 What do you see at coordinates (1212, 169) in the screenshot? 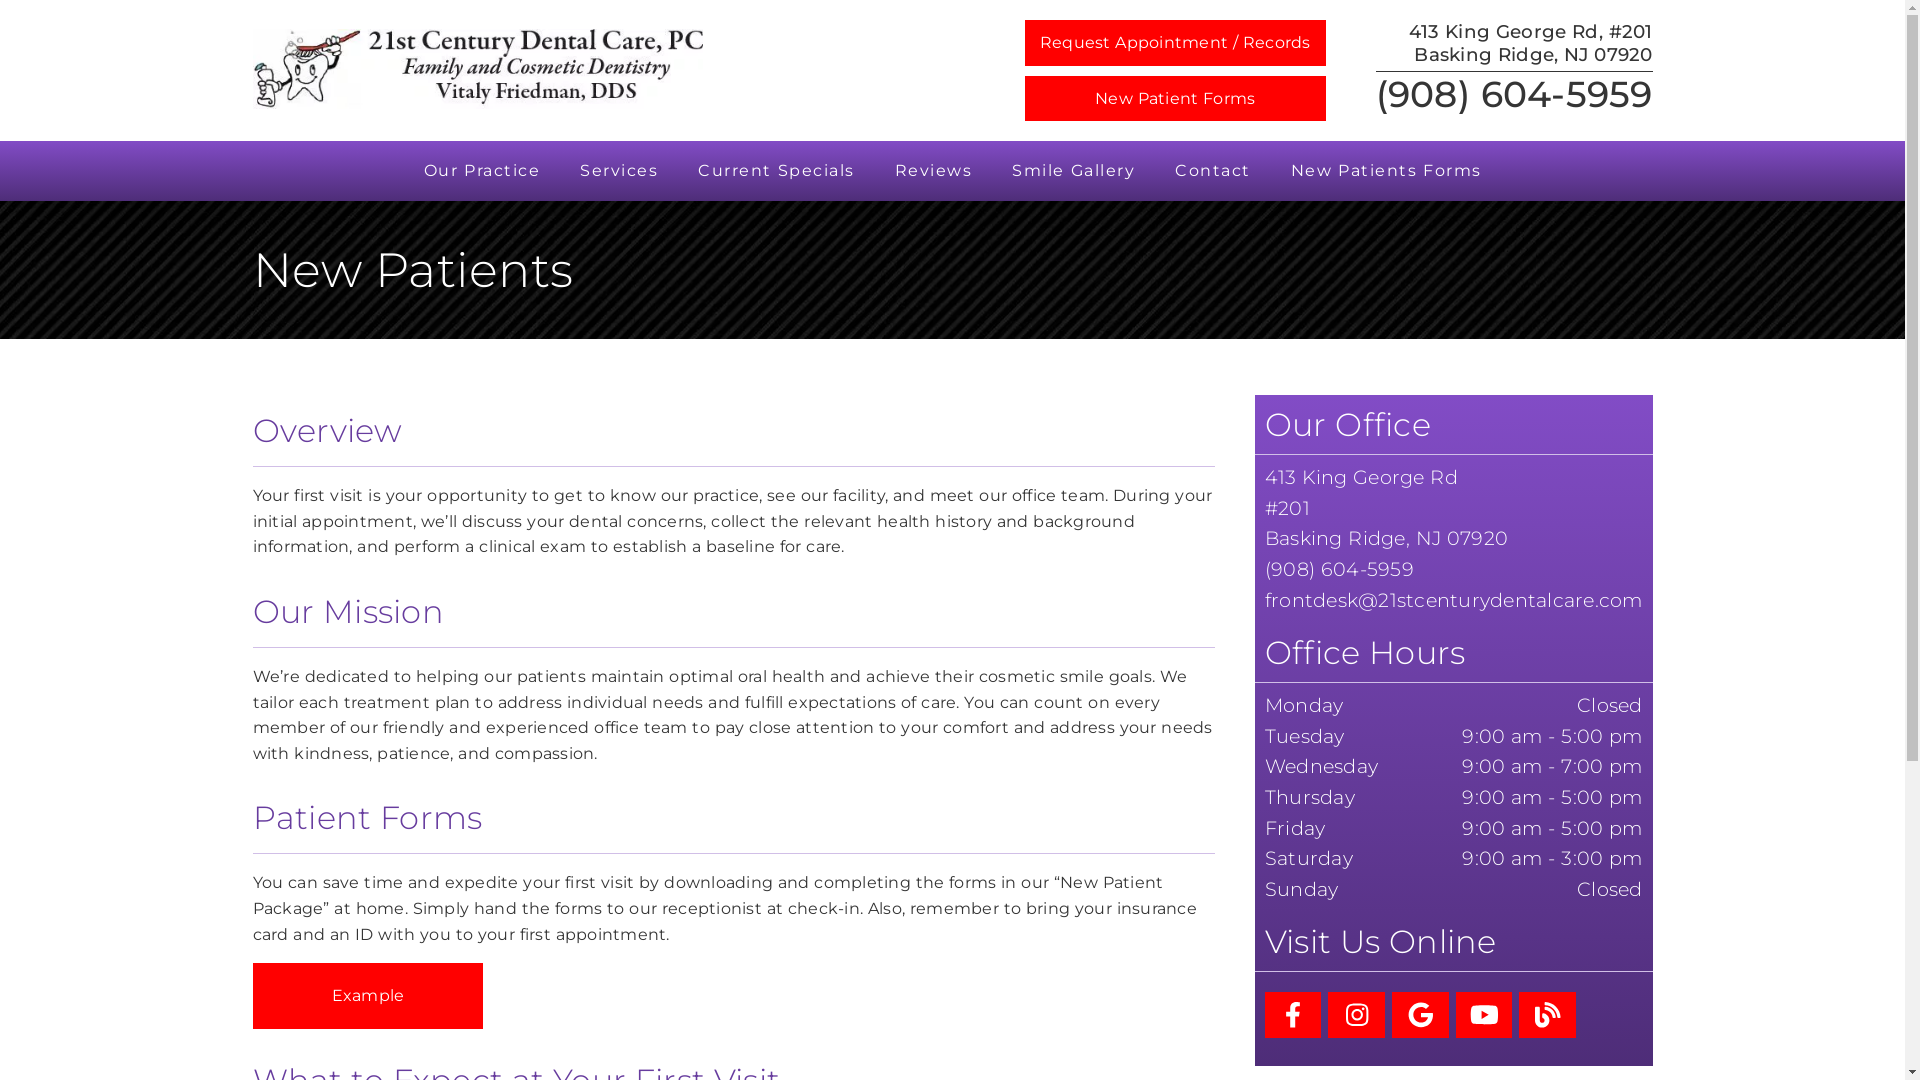
I see `'Contact'` at bounding box center [1212, 169].